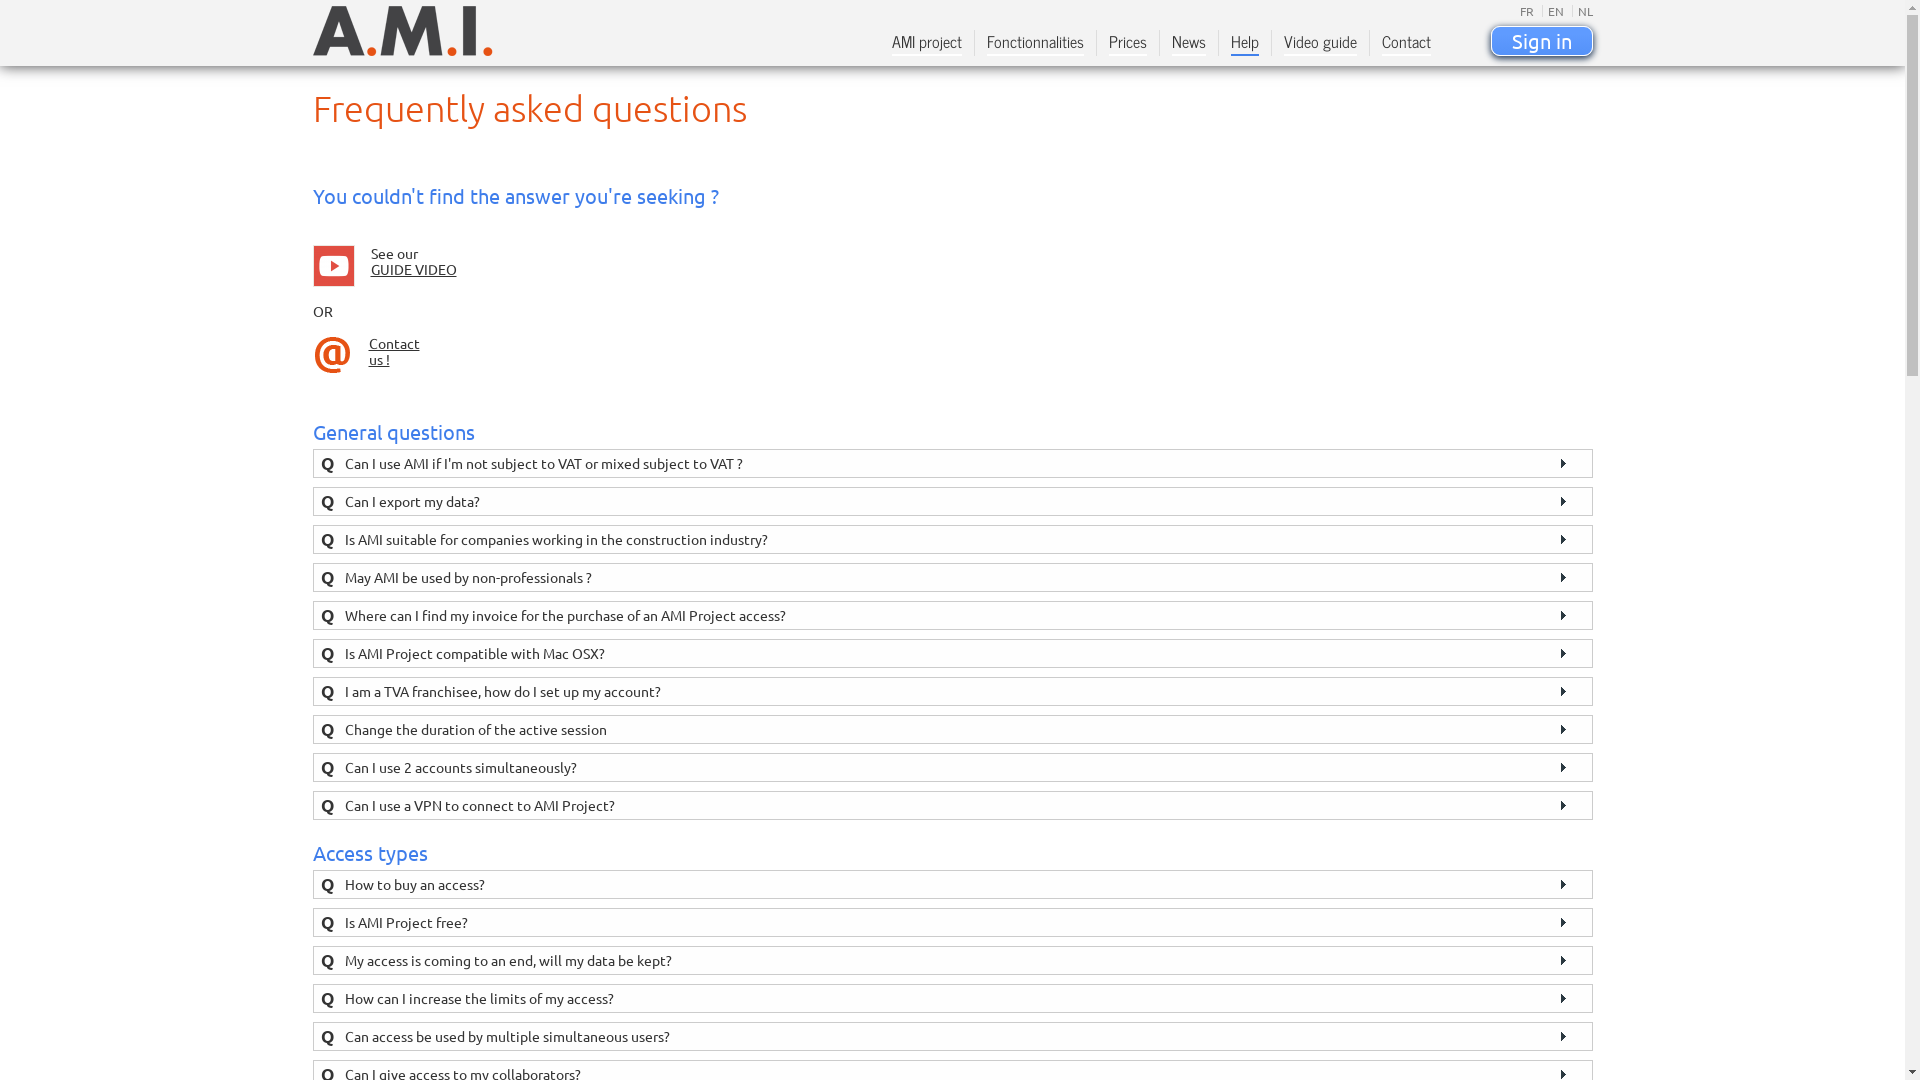 Image resolution: width=1920 pixels, height=1080 pixels. I want to click on 'Contact, so click(393, 350).